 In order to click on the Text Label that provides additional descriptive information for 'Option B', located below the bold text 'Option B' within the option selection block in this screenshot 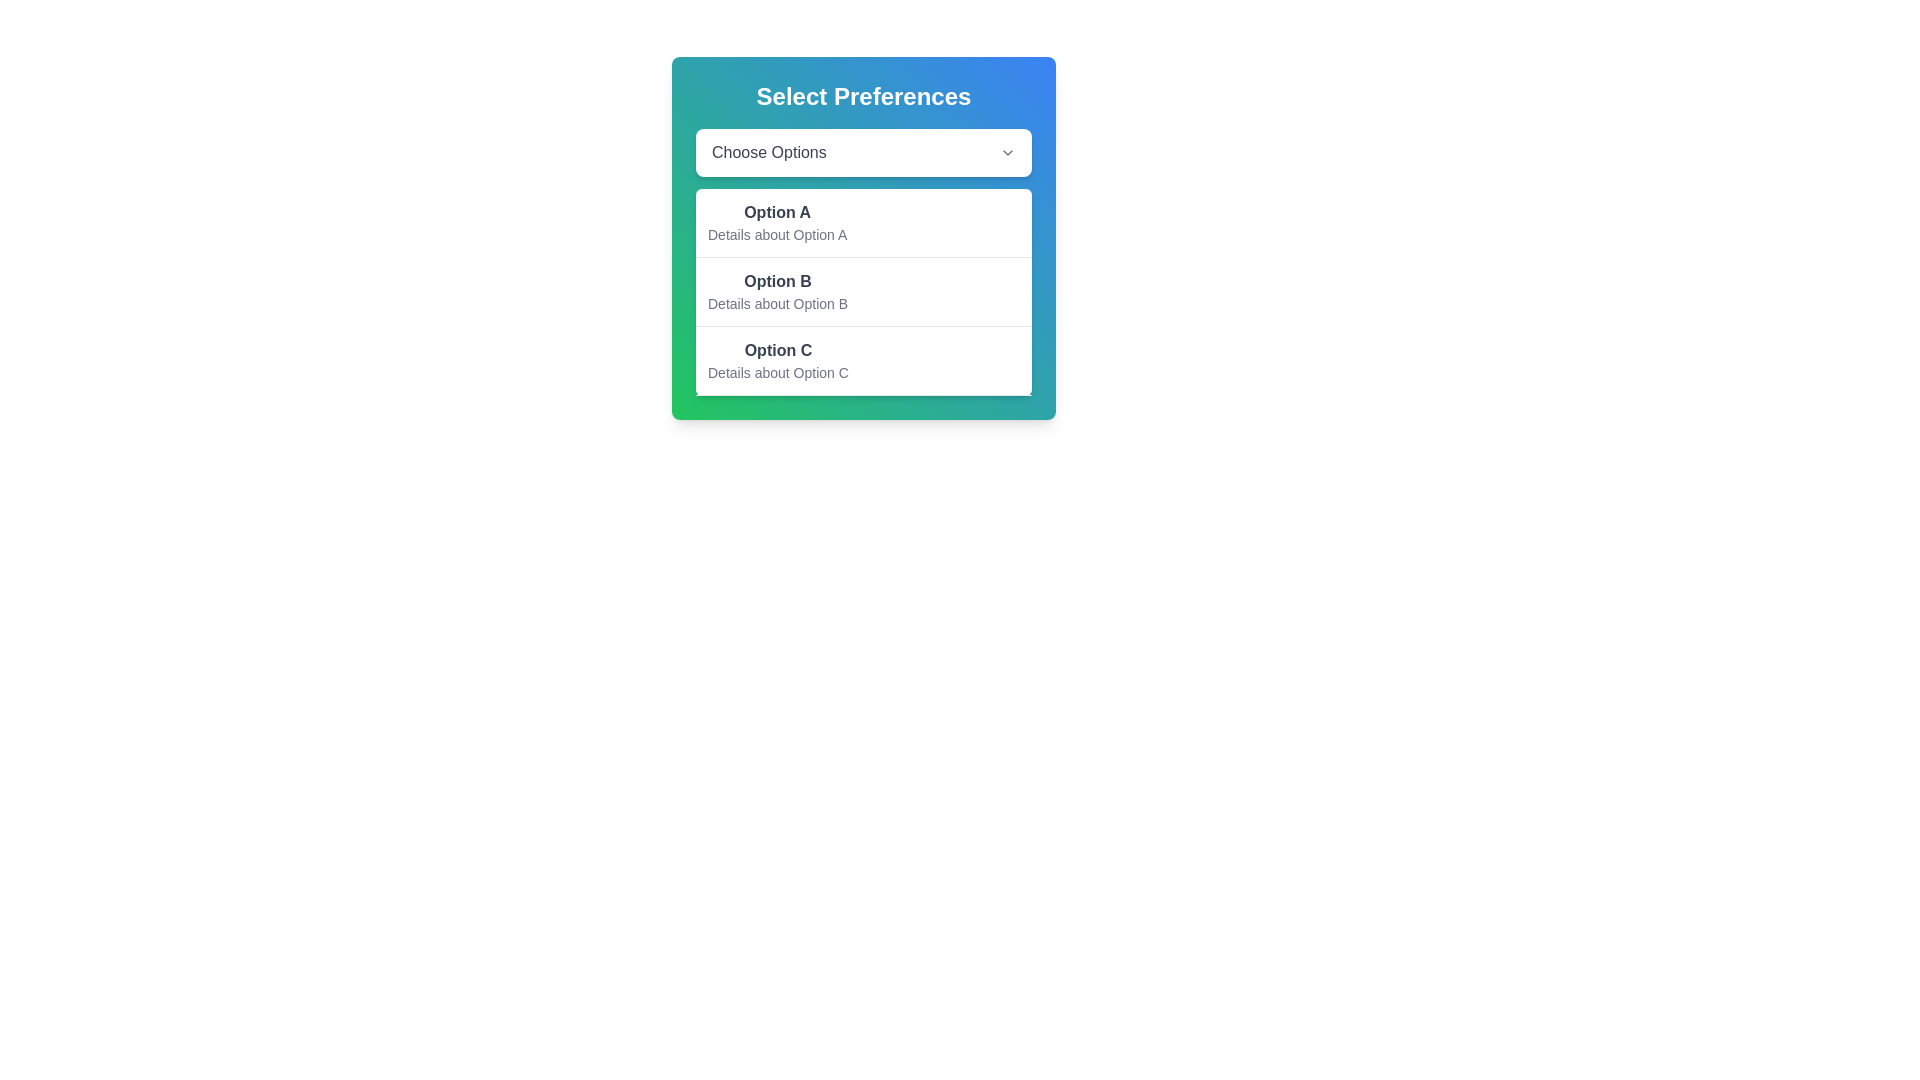, I will do `click(776, 304)`.